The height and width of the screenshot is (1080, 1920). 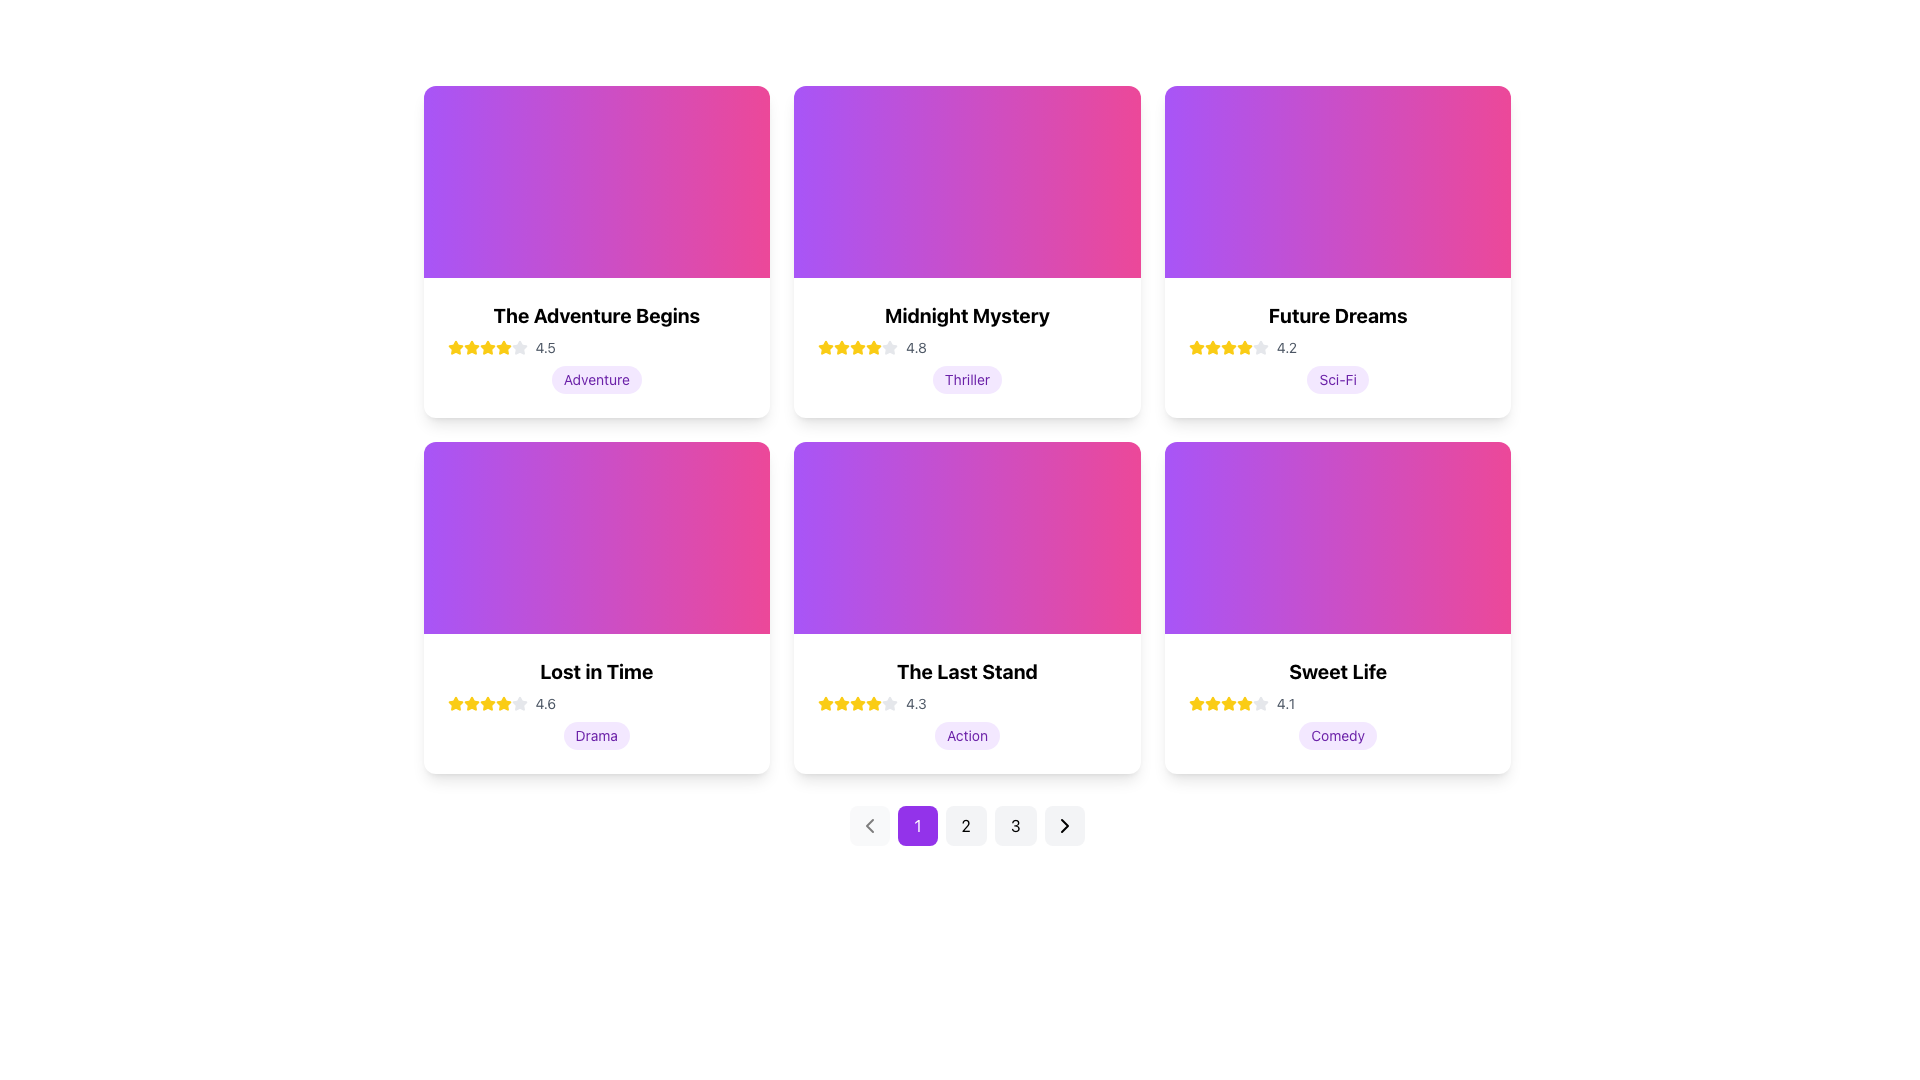 What do you see at coordinates (1211, 703) in the screenshot?
I see `the third filled yellow star icon in the rating component of the 'Sweet Life' card, which indicates a 4.1 rating` at bounding box center [1211, 703].